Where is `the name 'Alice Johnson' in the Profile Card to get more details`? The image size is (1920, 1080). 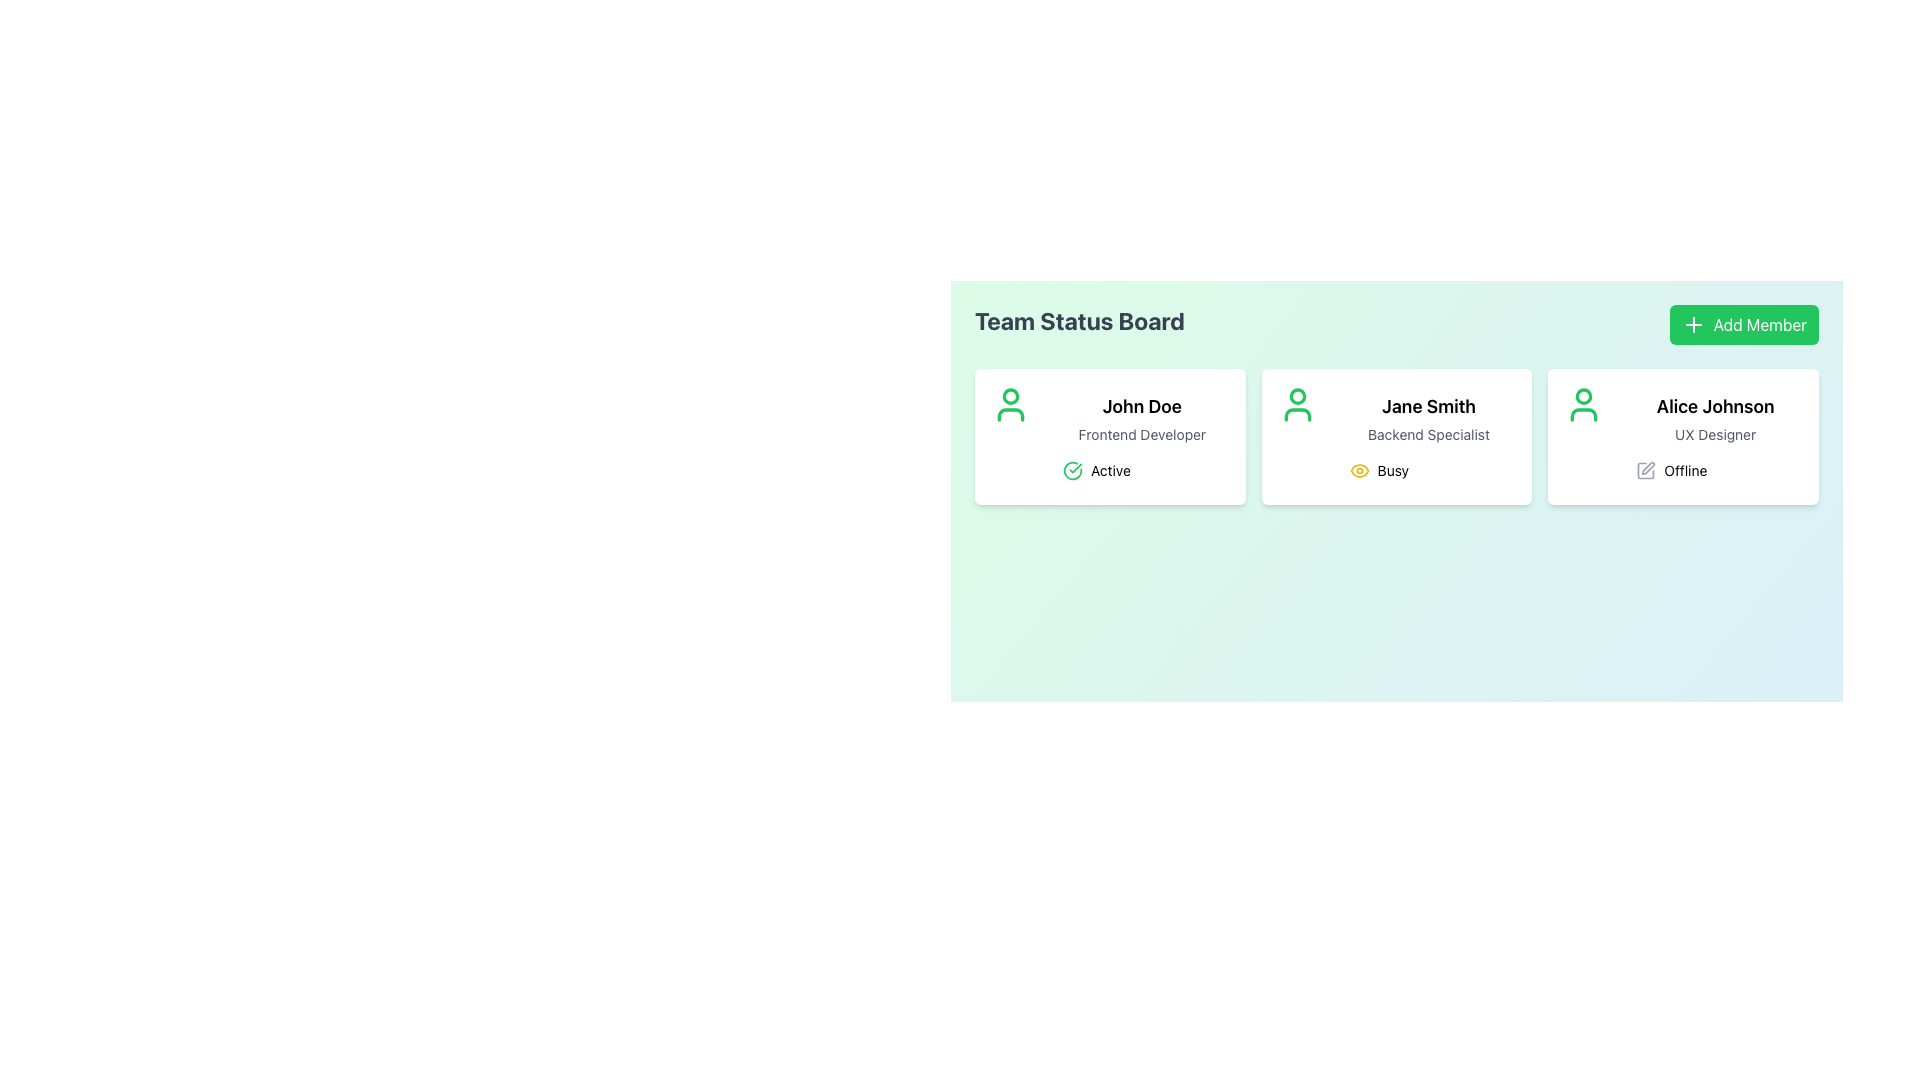
the name 'Alice Johnson' in the Profile Card to get more details is located at coordinates (1714, 435).